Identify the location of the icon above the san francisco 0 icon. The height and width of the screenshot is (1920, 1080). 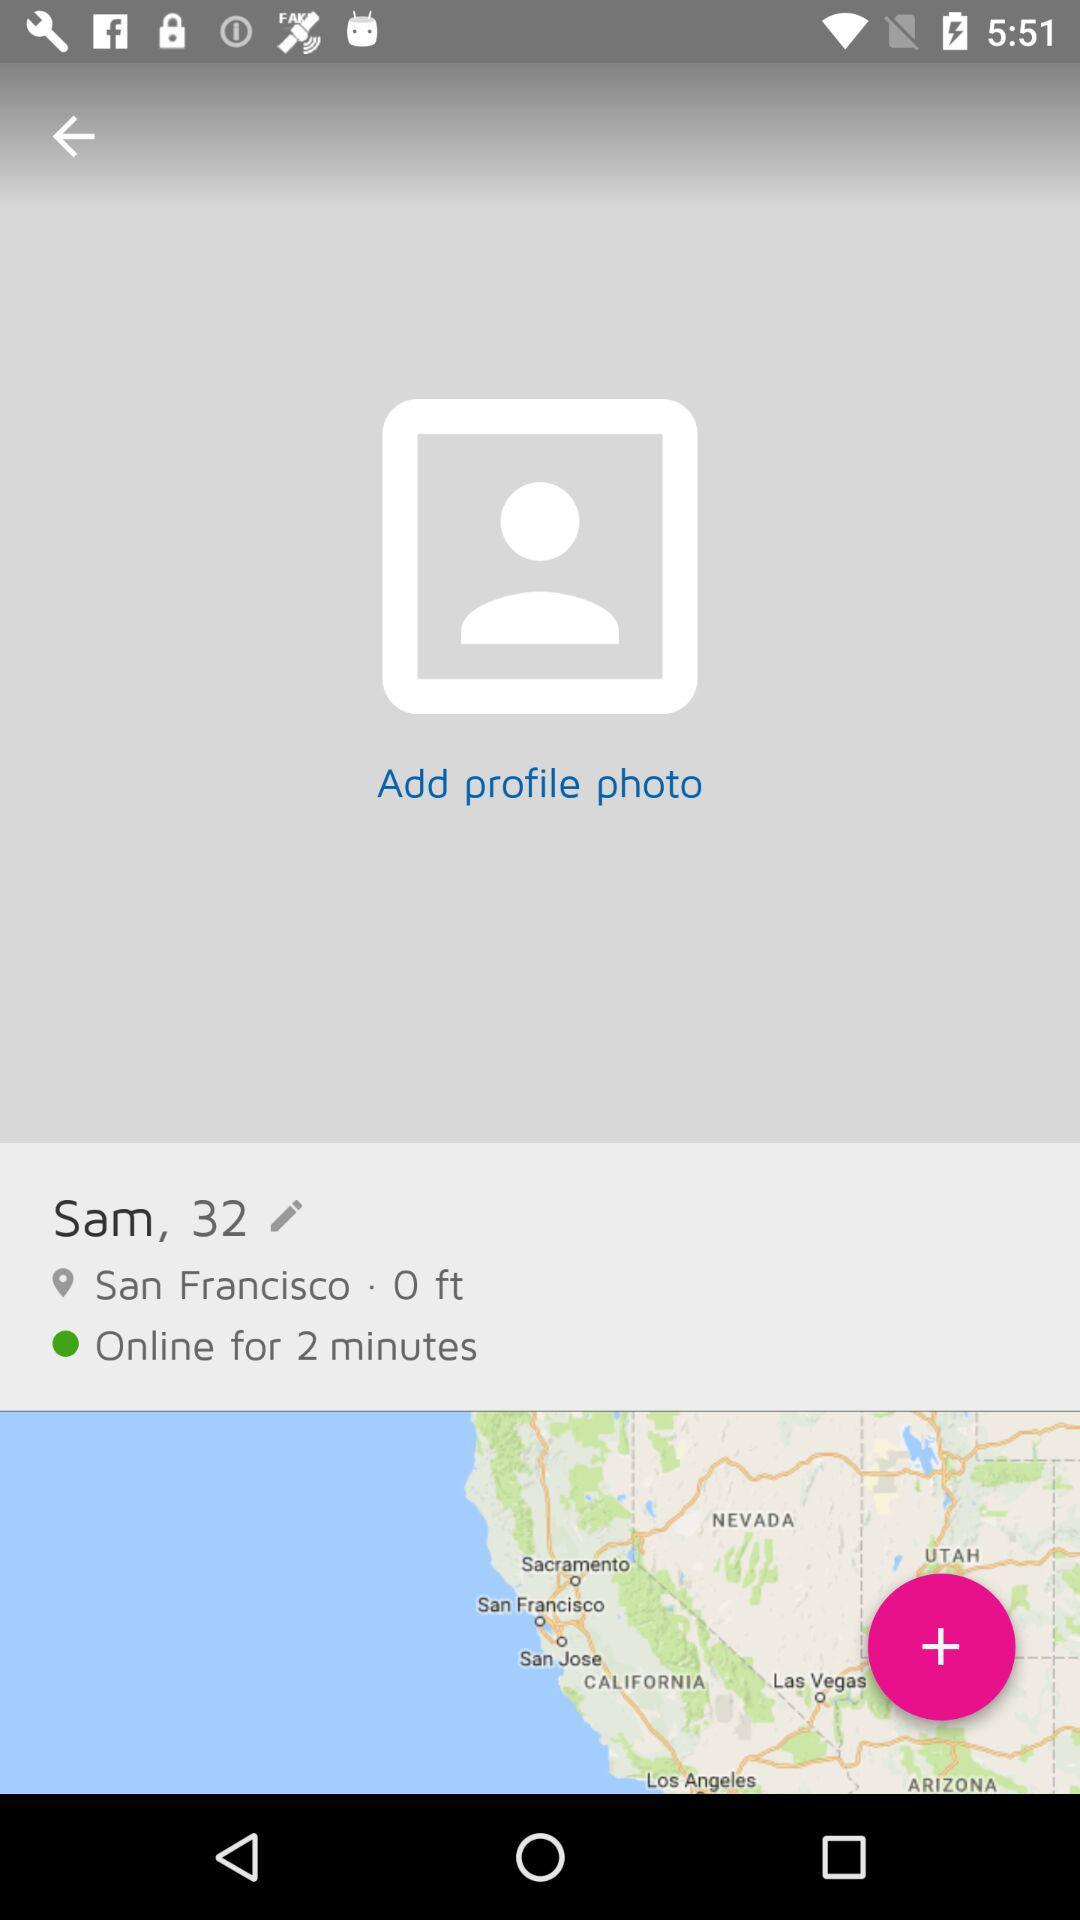
(103, 1215).